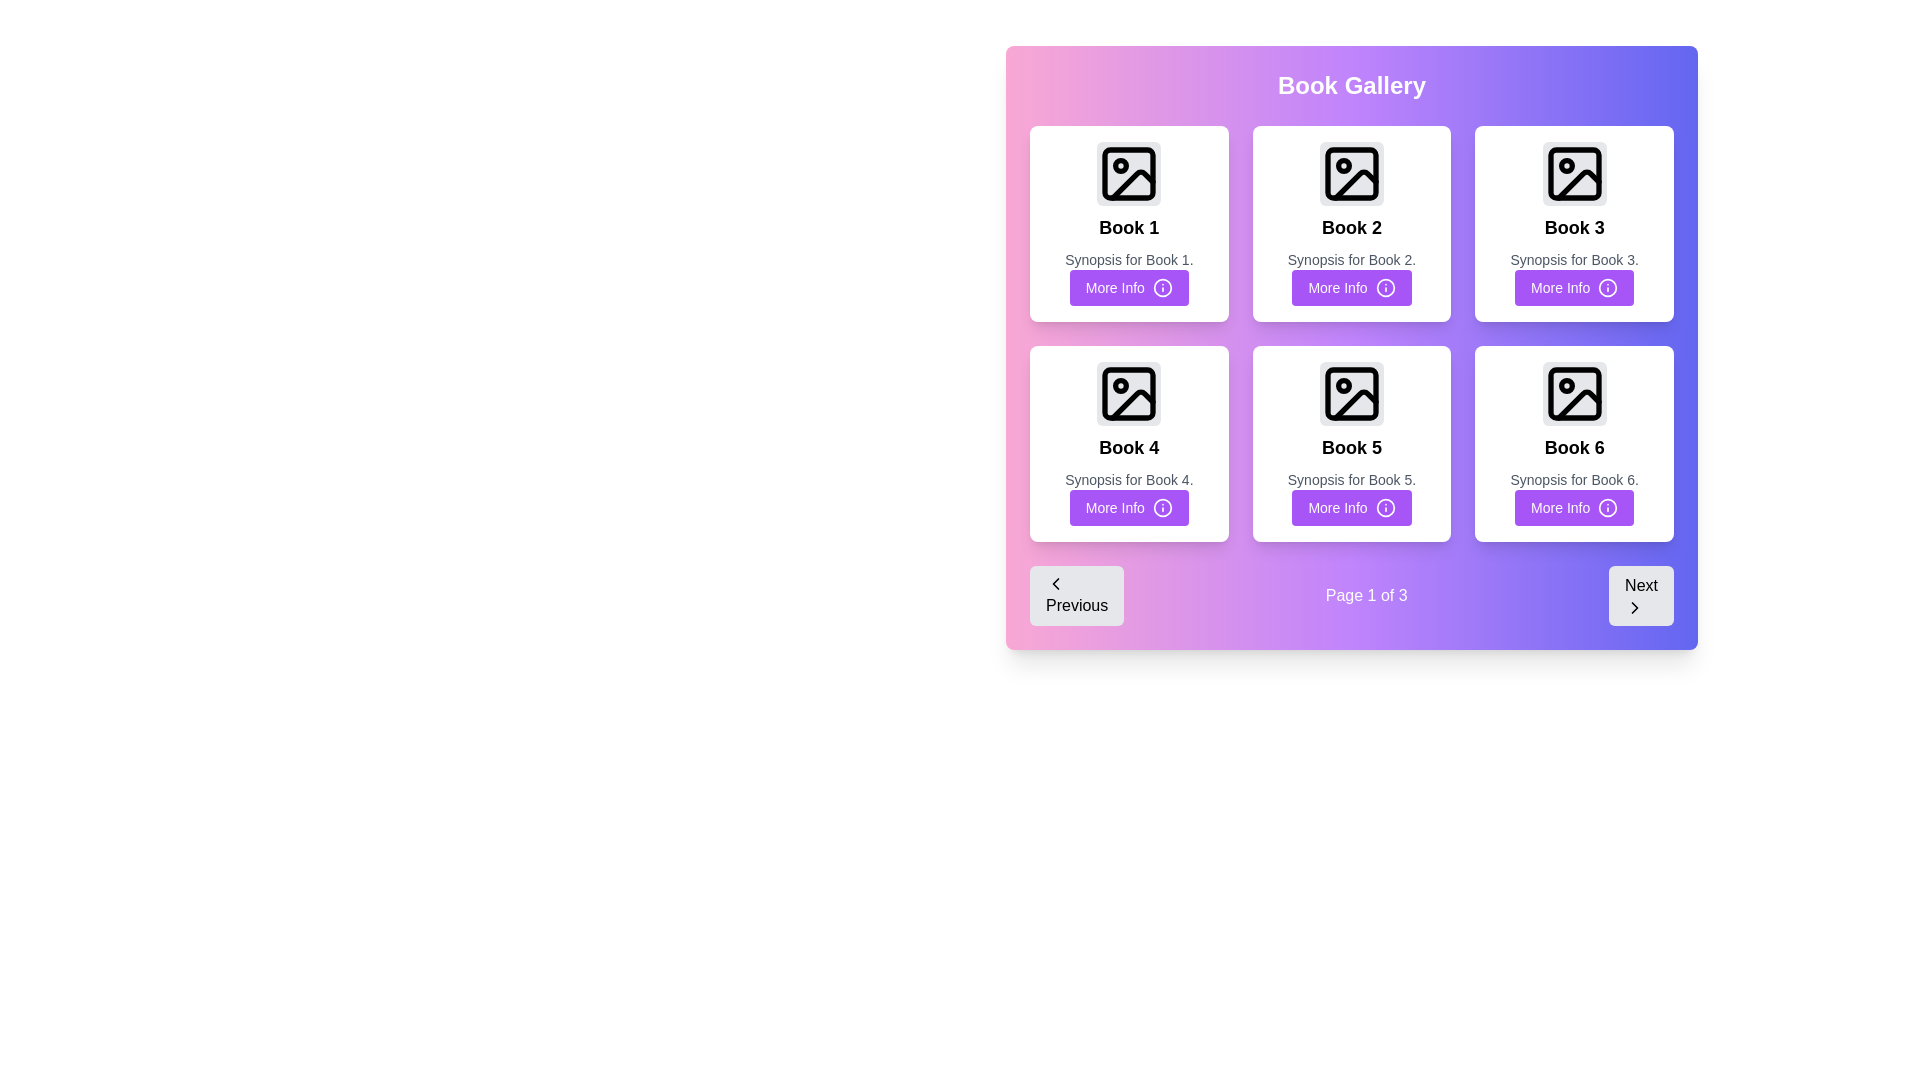 This screenshot has height=1080, width=1920. What do you see at coordinates (1565, 385) in the screenshot?
I see `the decorative circle graphic element within the photo icon of the sixth book card in the Book Gallery section` at bounding box center [1565, 385].